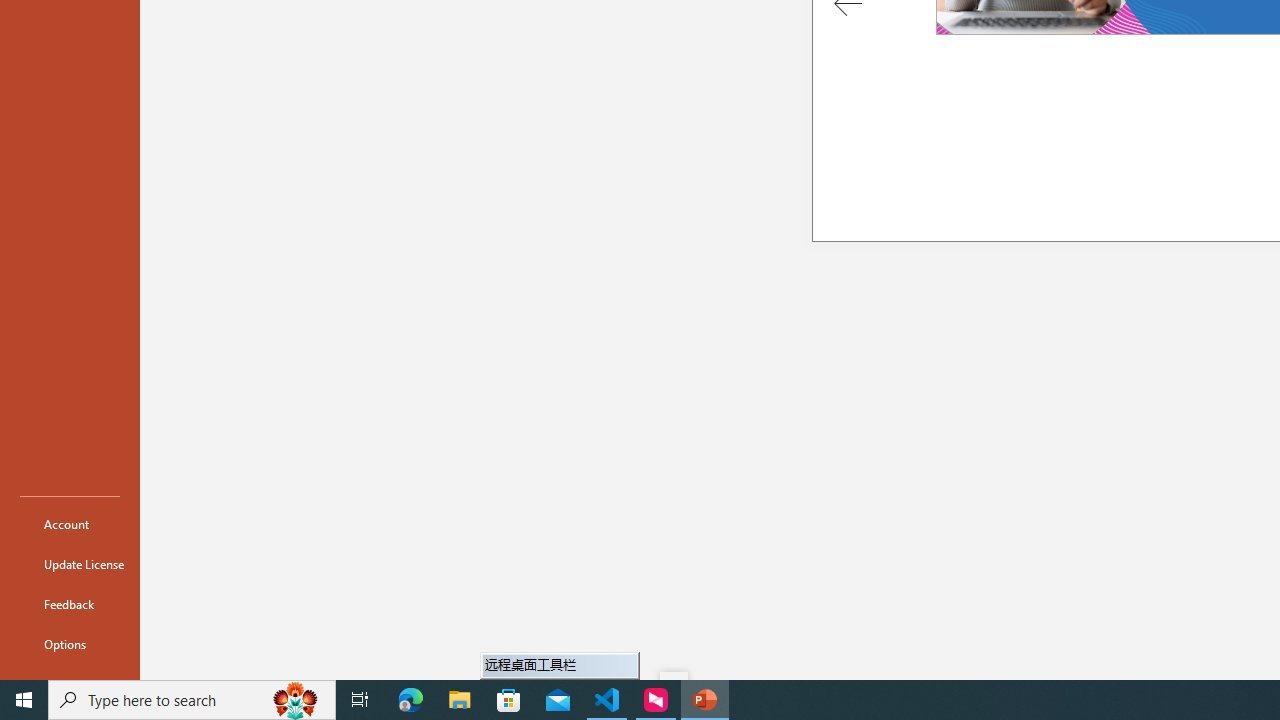 The image size is (1280, 720). Describe the element at coordinates (69, 644) in the screenshot. I see `'Options'` at that location.